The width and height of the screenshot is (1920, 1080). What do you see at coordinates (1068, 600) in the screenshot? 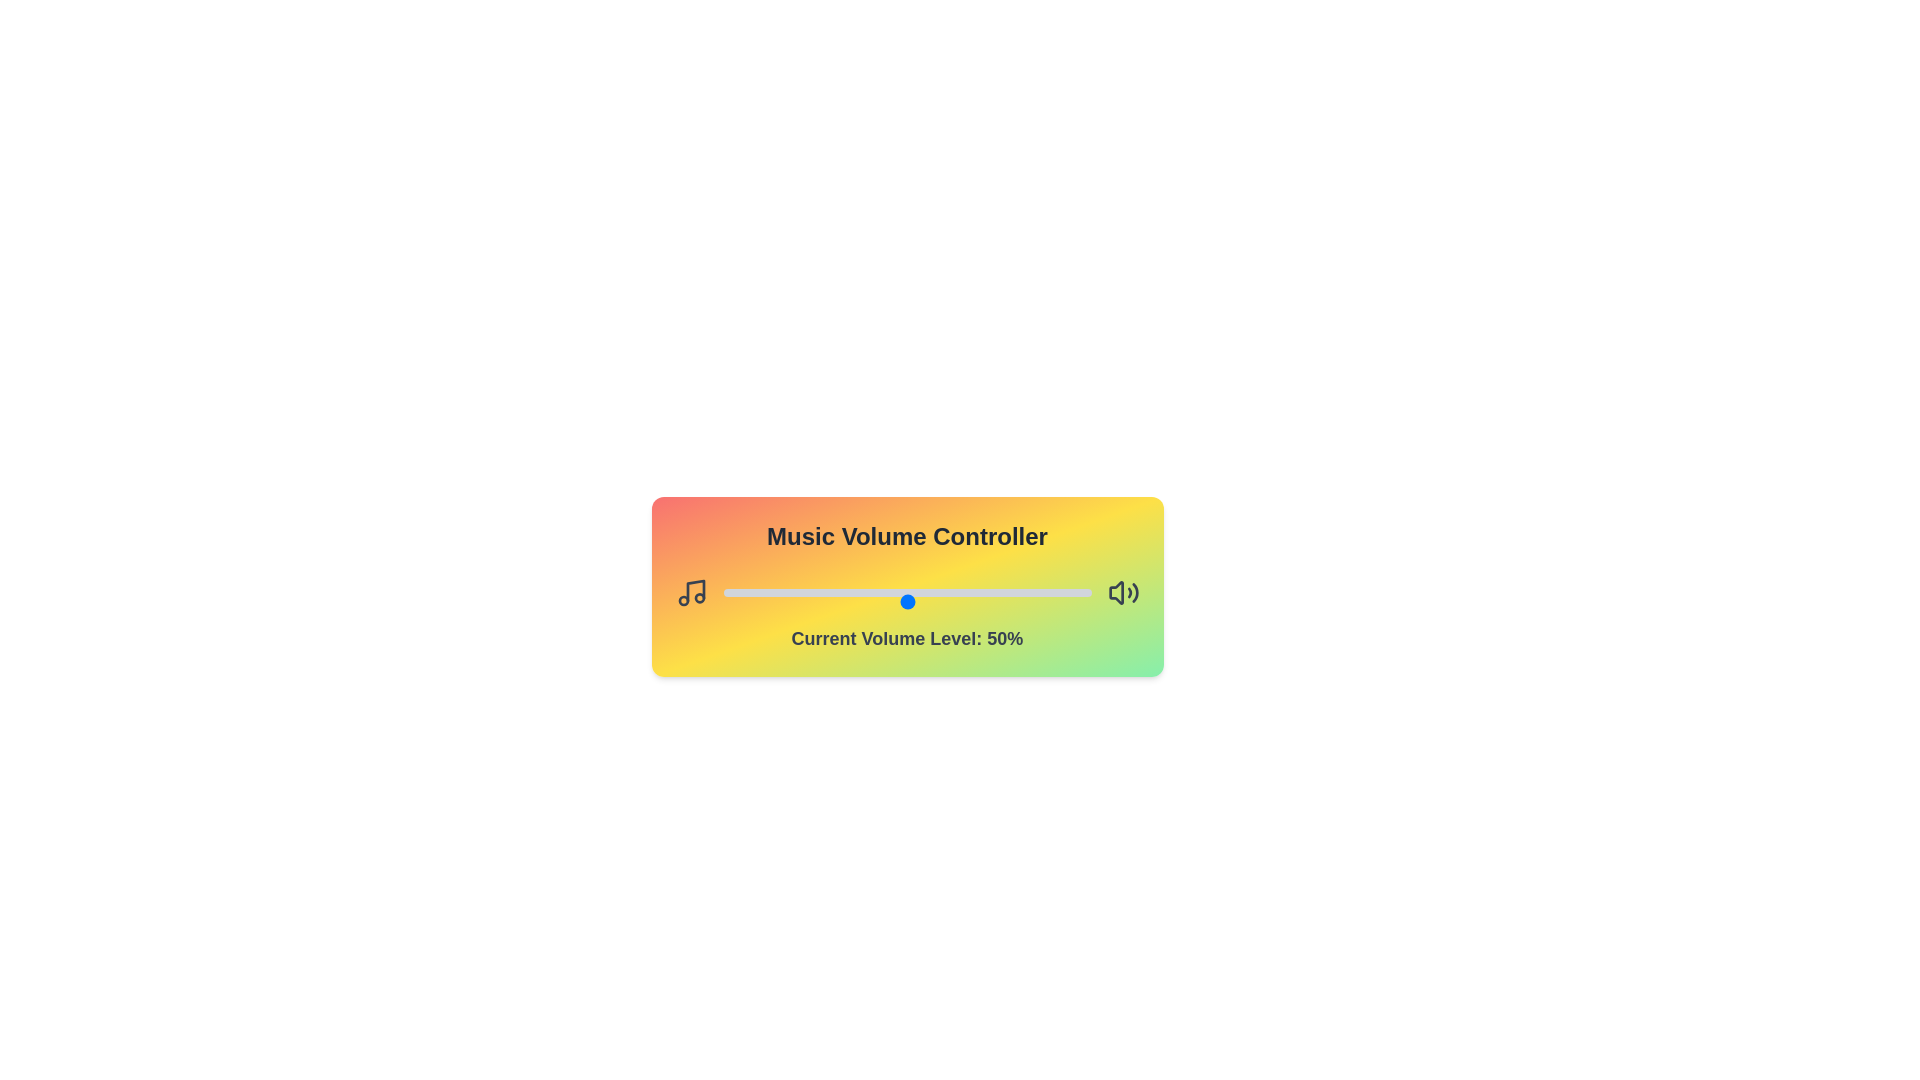
I see `the volume slider to 94%` at bounding box center [1068, 600].